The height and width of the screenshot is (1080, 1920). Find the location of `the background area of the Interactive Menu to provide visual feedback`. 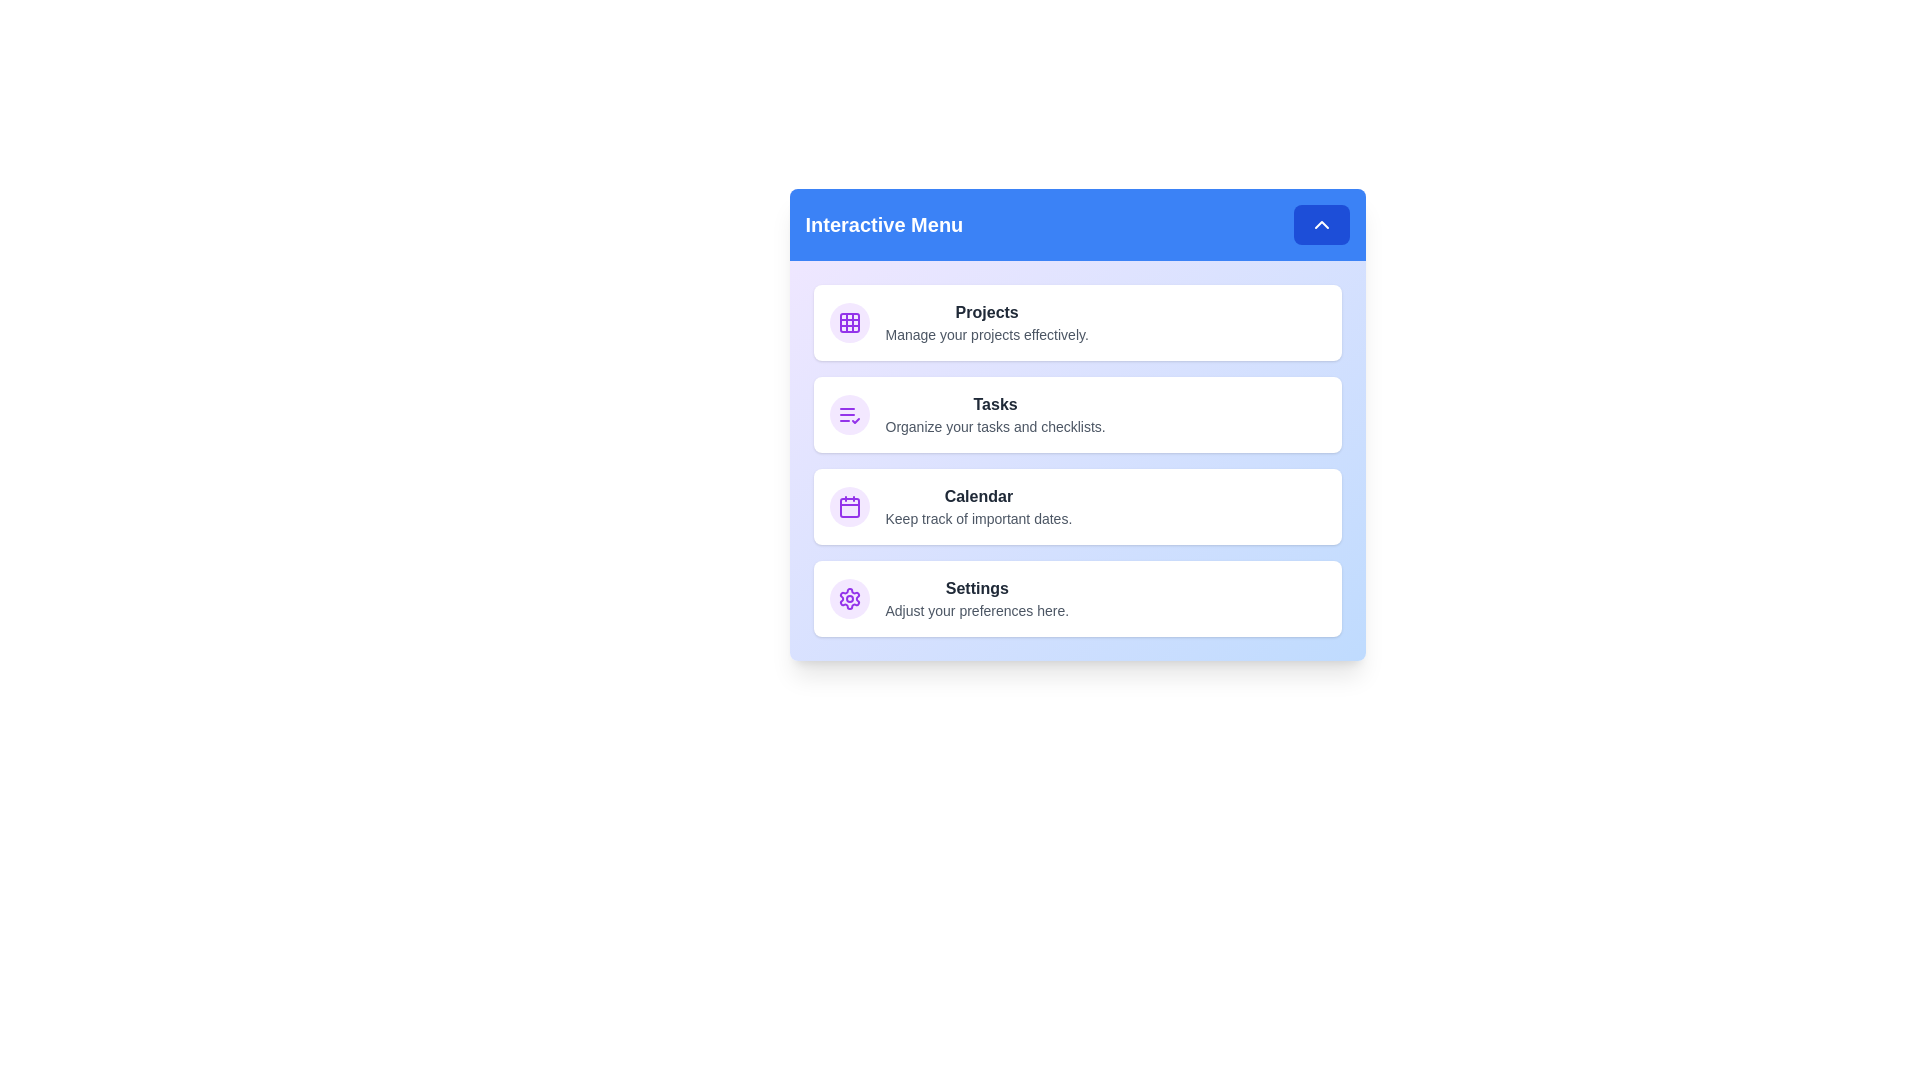

the background area of the Interactive Menu to provide visual feedback is located at coordinates (1076, 423).